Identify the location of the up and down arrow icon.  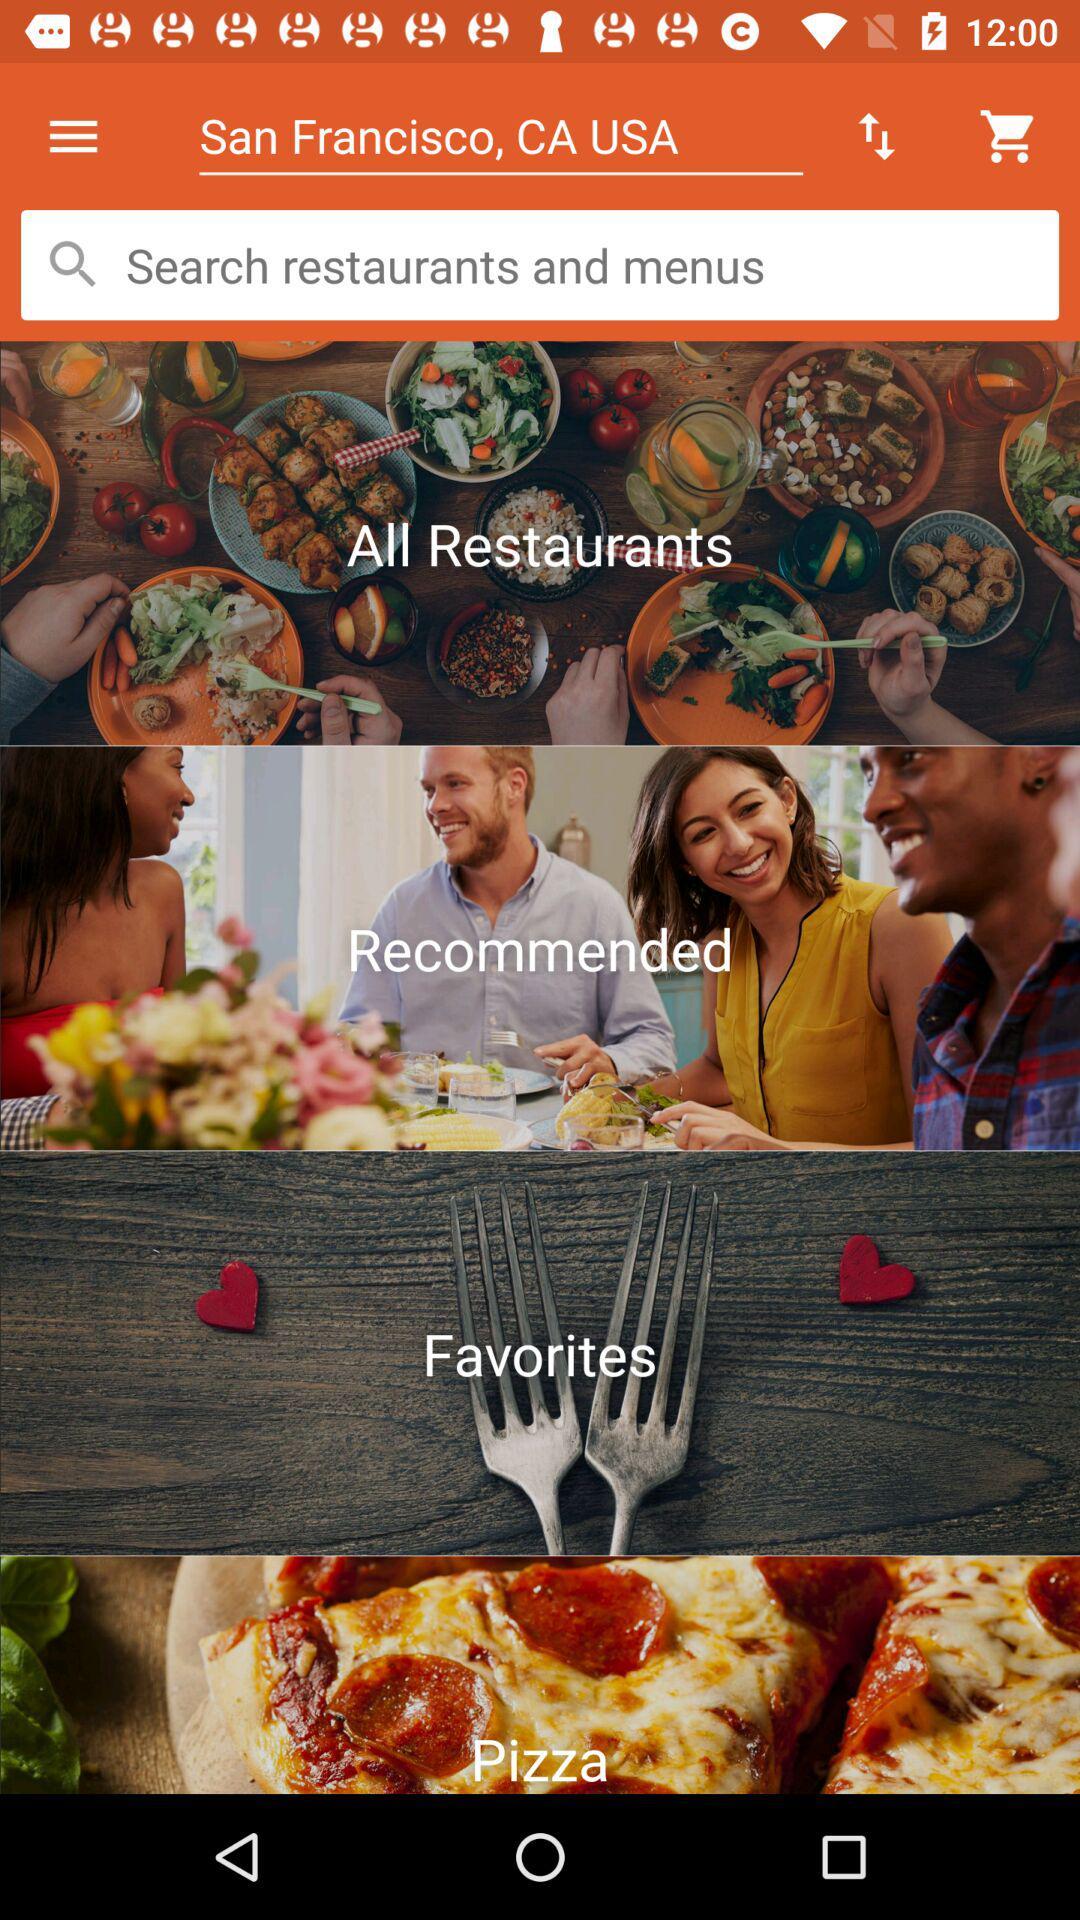
(875, 136).